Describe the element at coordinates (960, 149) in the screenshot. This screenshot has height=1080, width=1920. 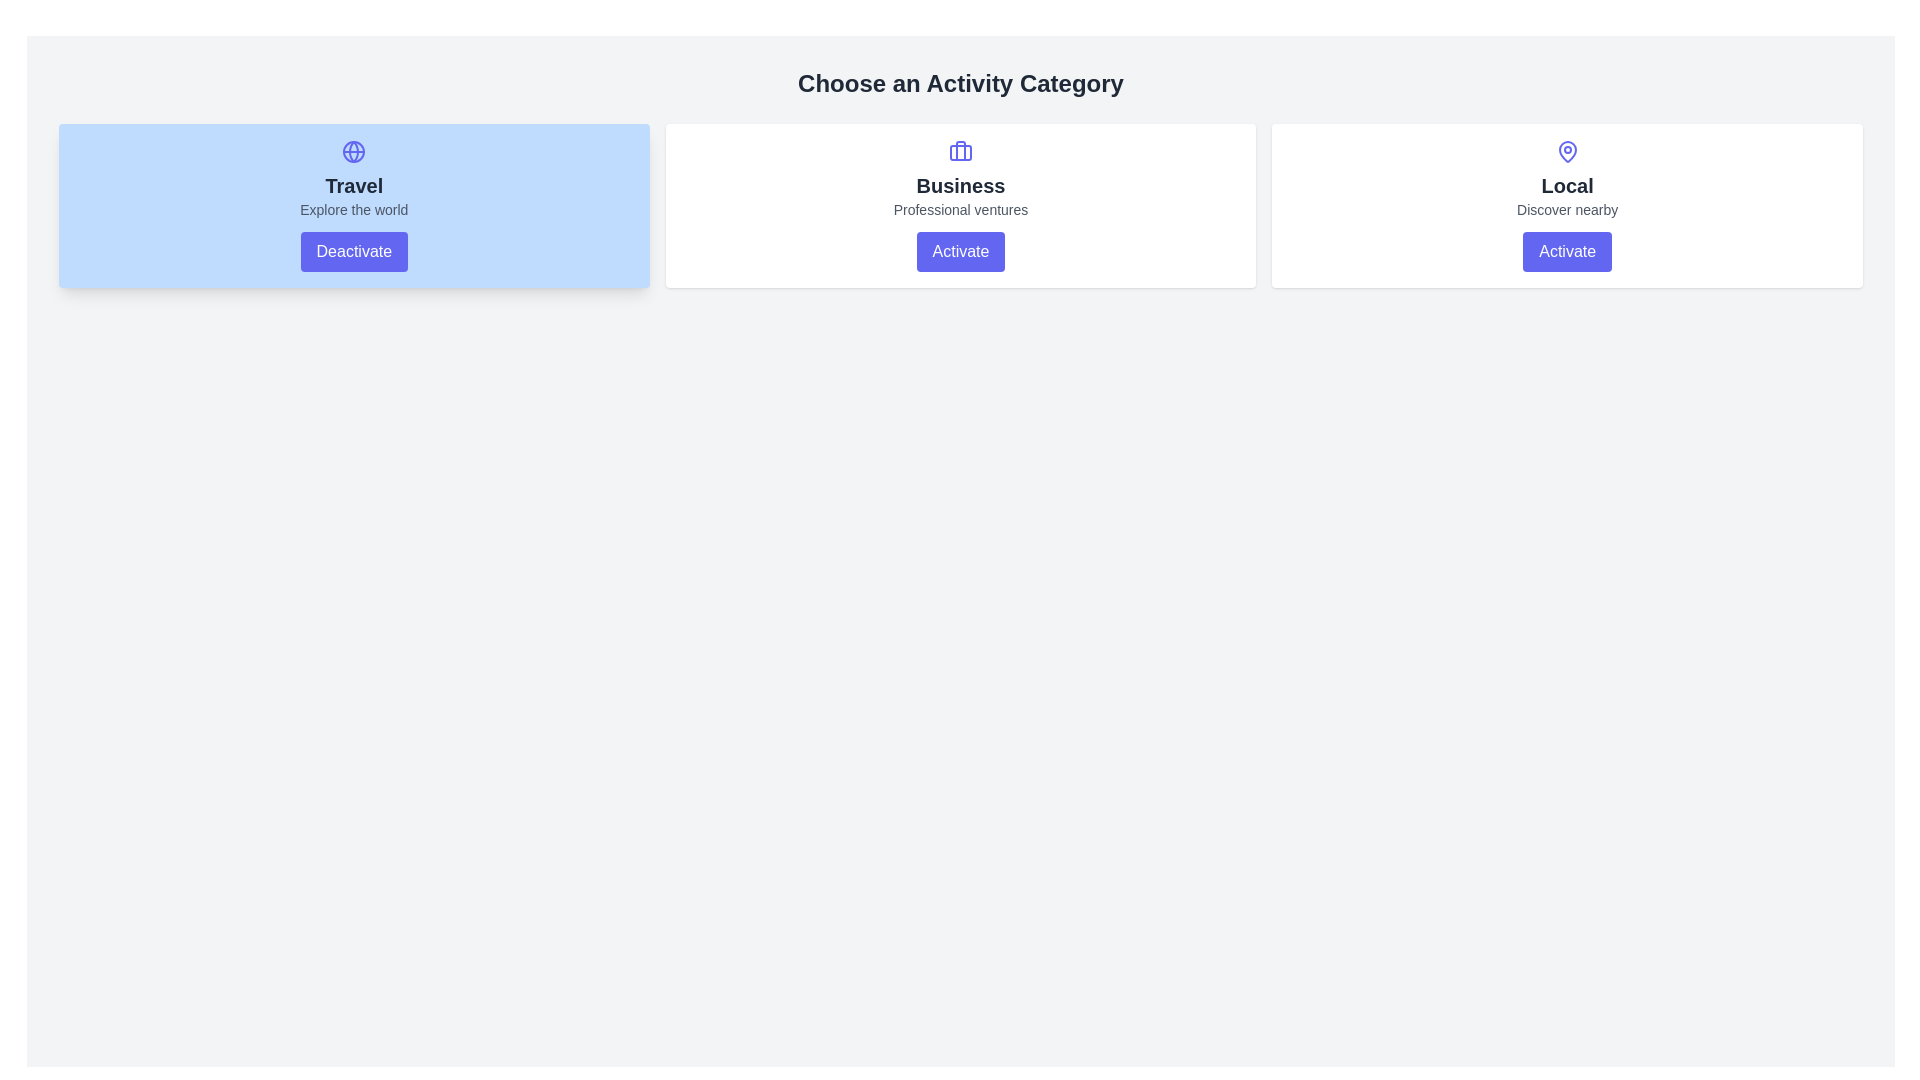
I see `the vertical line of the briefcase icon located at the top-center of the 'Business' category card, which is the second card in the horizontally aligned trio of category cards labeled 'Choose an Activity Category'` at that location.